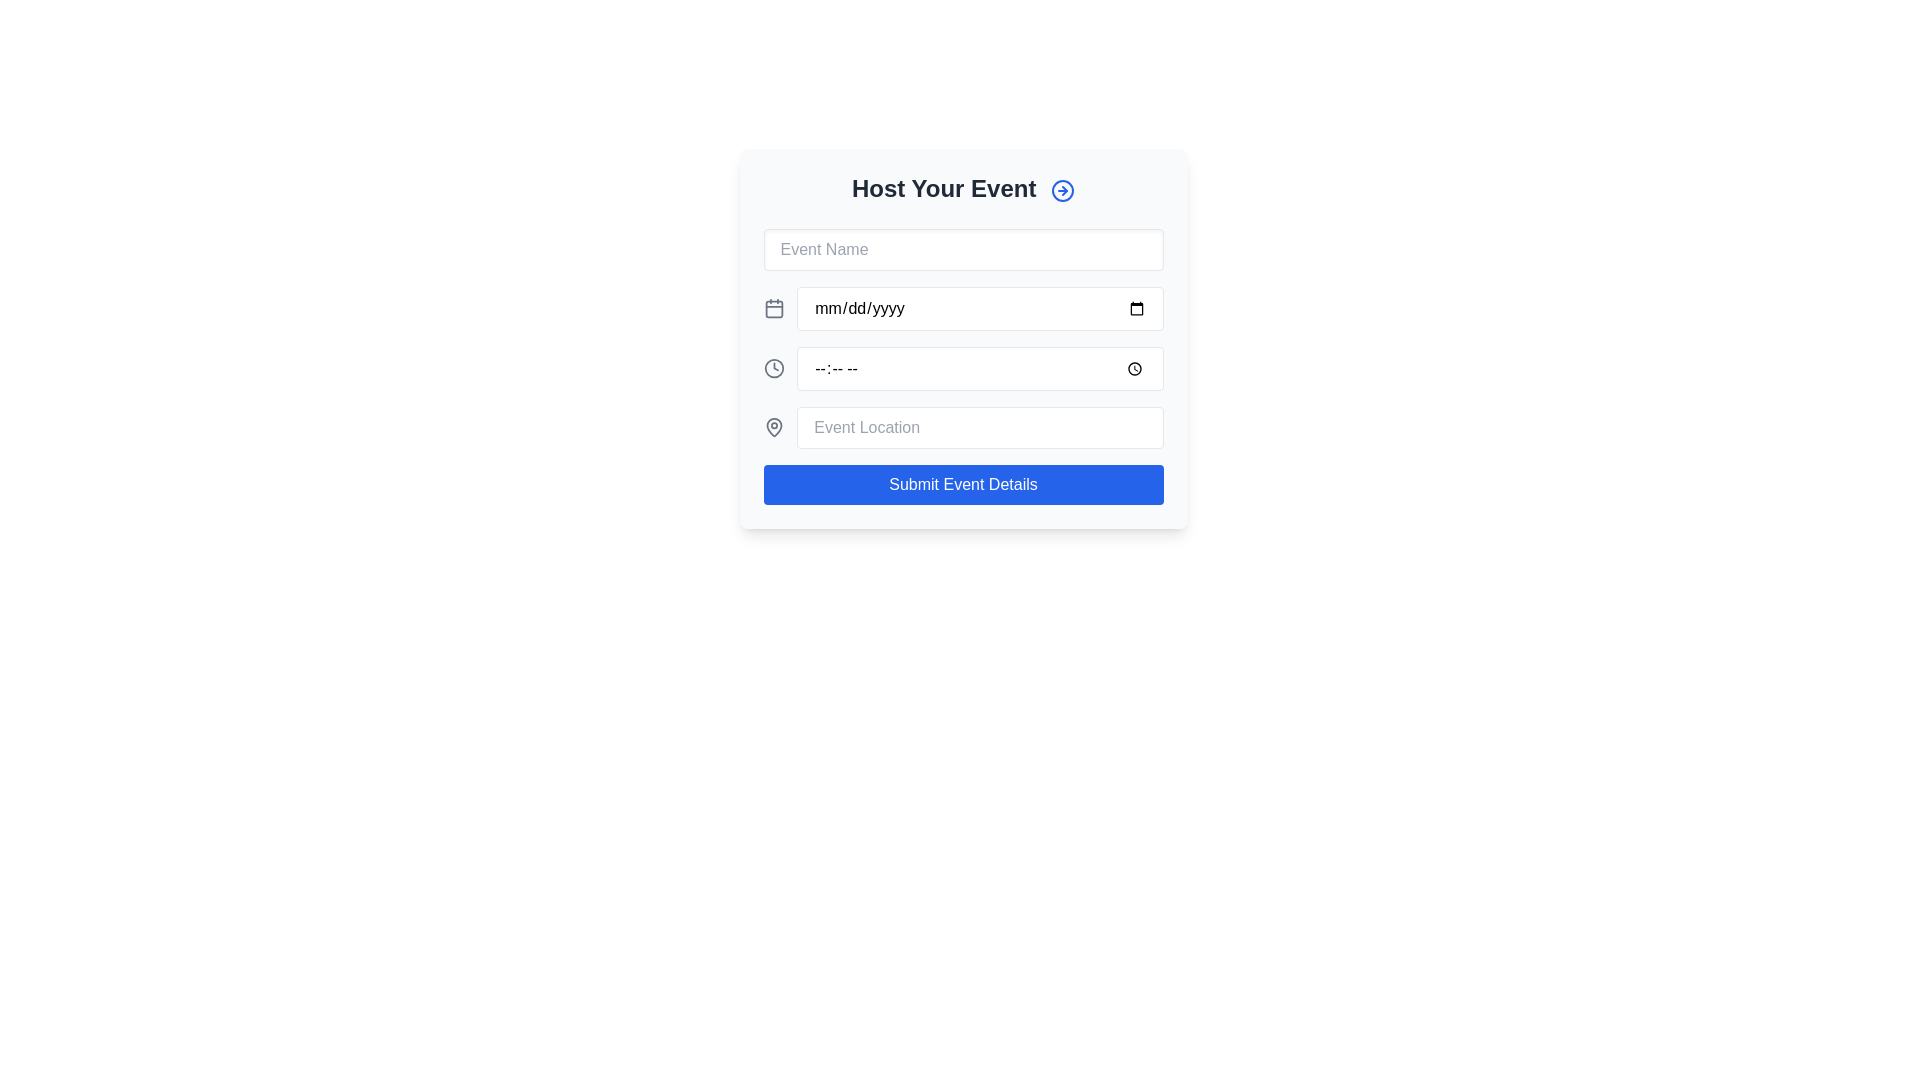  Describe the element at coordinates (963, 369) in the screenshot. I see `the Time Input Field, which is an empty input field with clock icons on both sides, located under the 'Host Your Event' section` at that location.